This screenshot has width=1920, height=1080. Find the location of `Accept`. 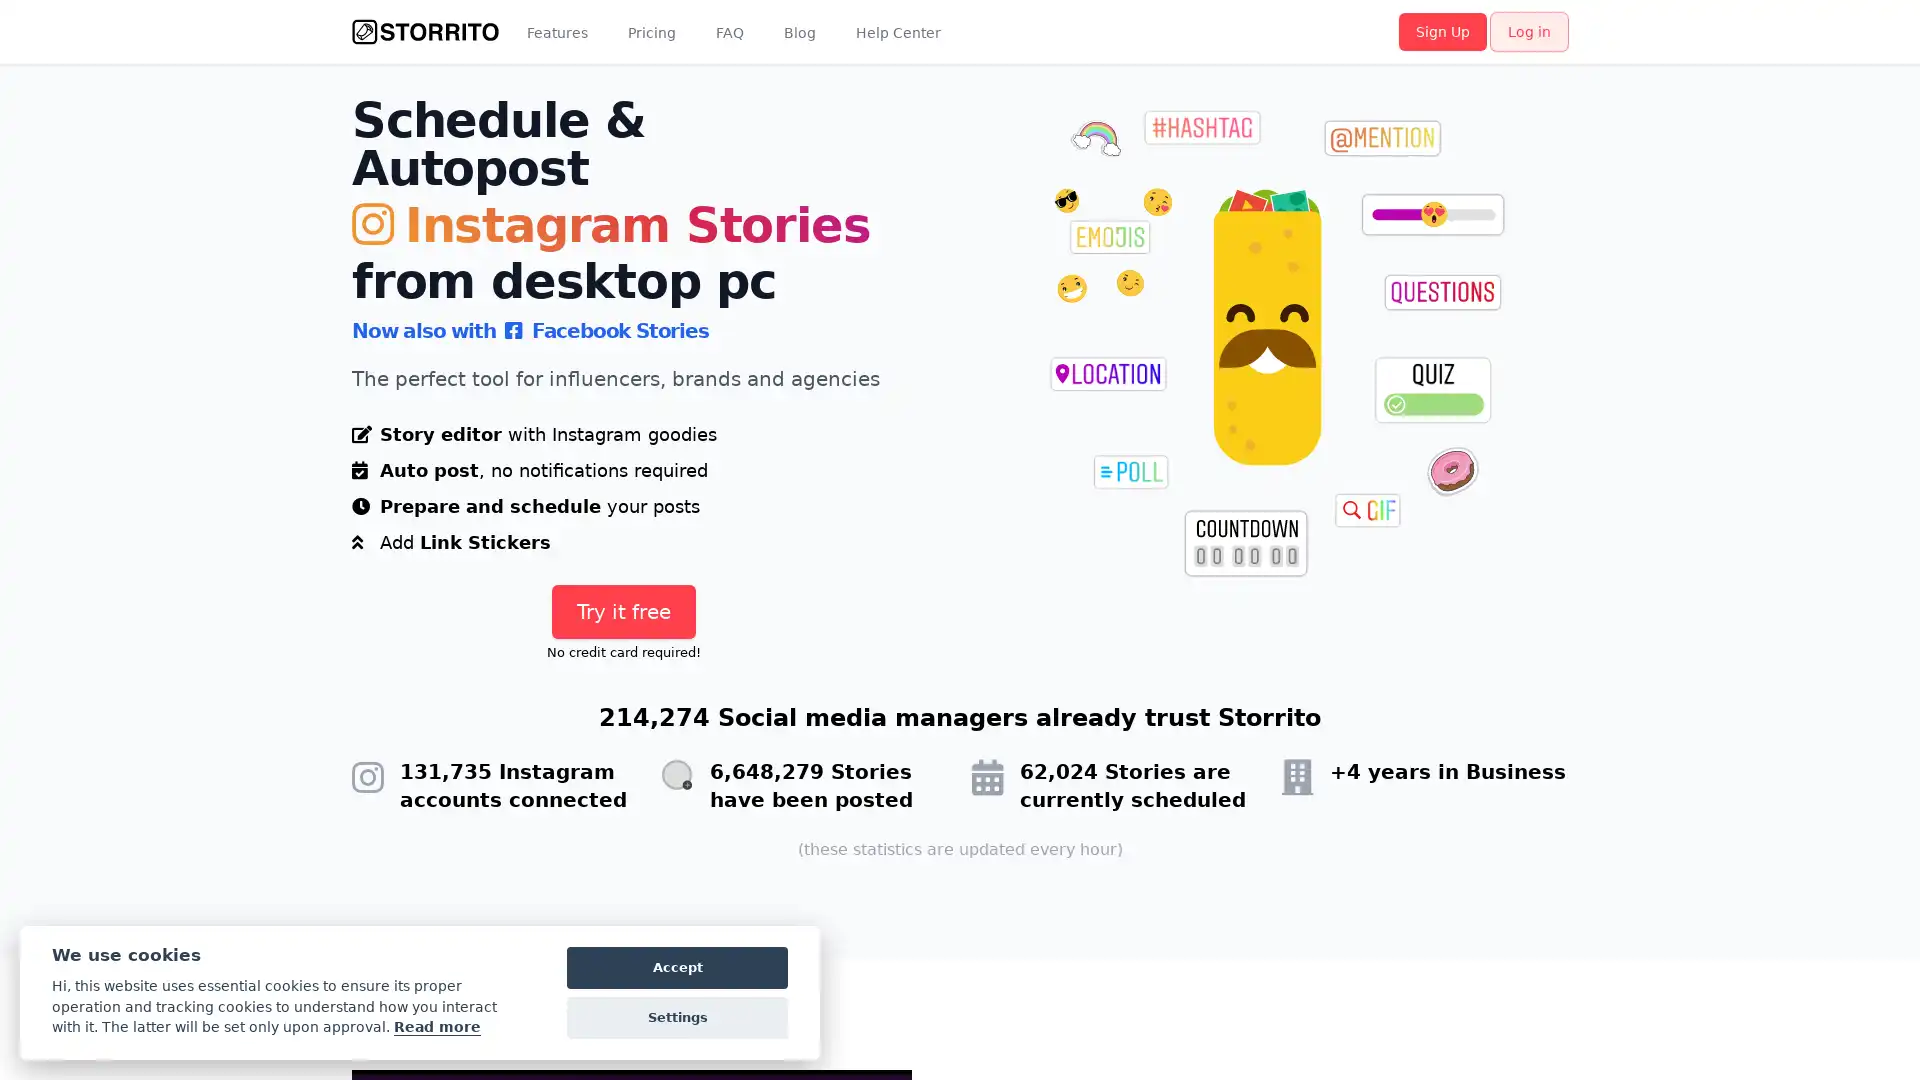

Accept is located at coordinates (677, 967).